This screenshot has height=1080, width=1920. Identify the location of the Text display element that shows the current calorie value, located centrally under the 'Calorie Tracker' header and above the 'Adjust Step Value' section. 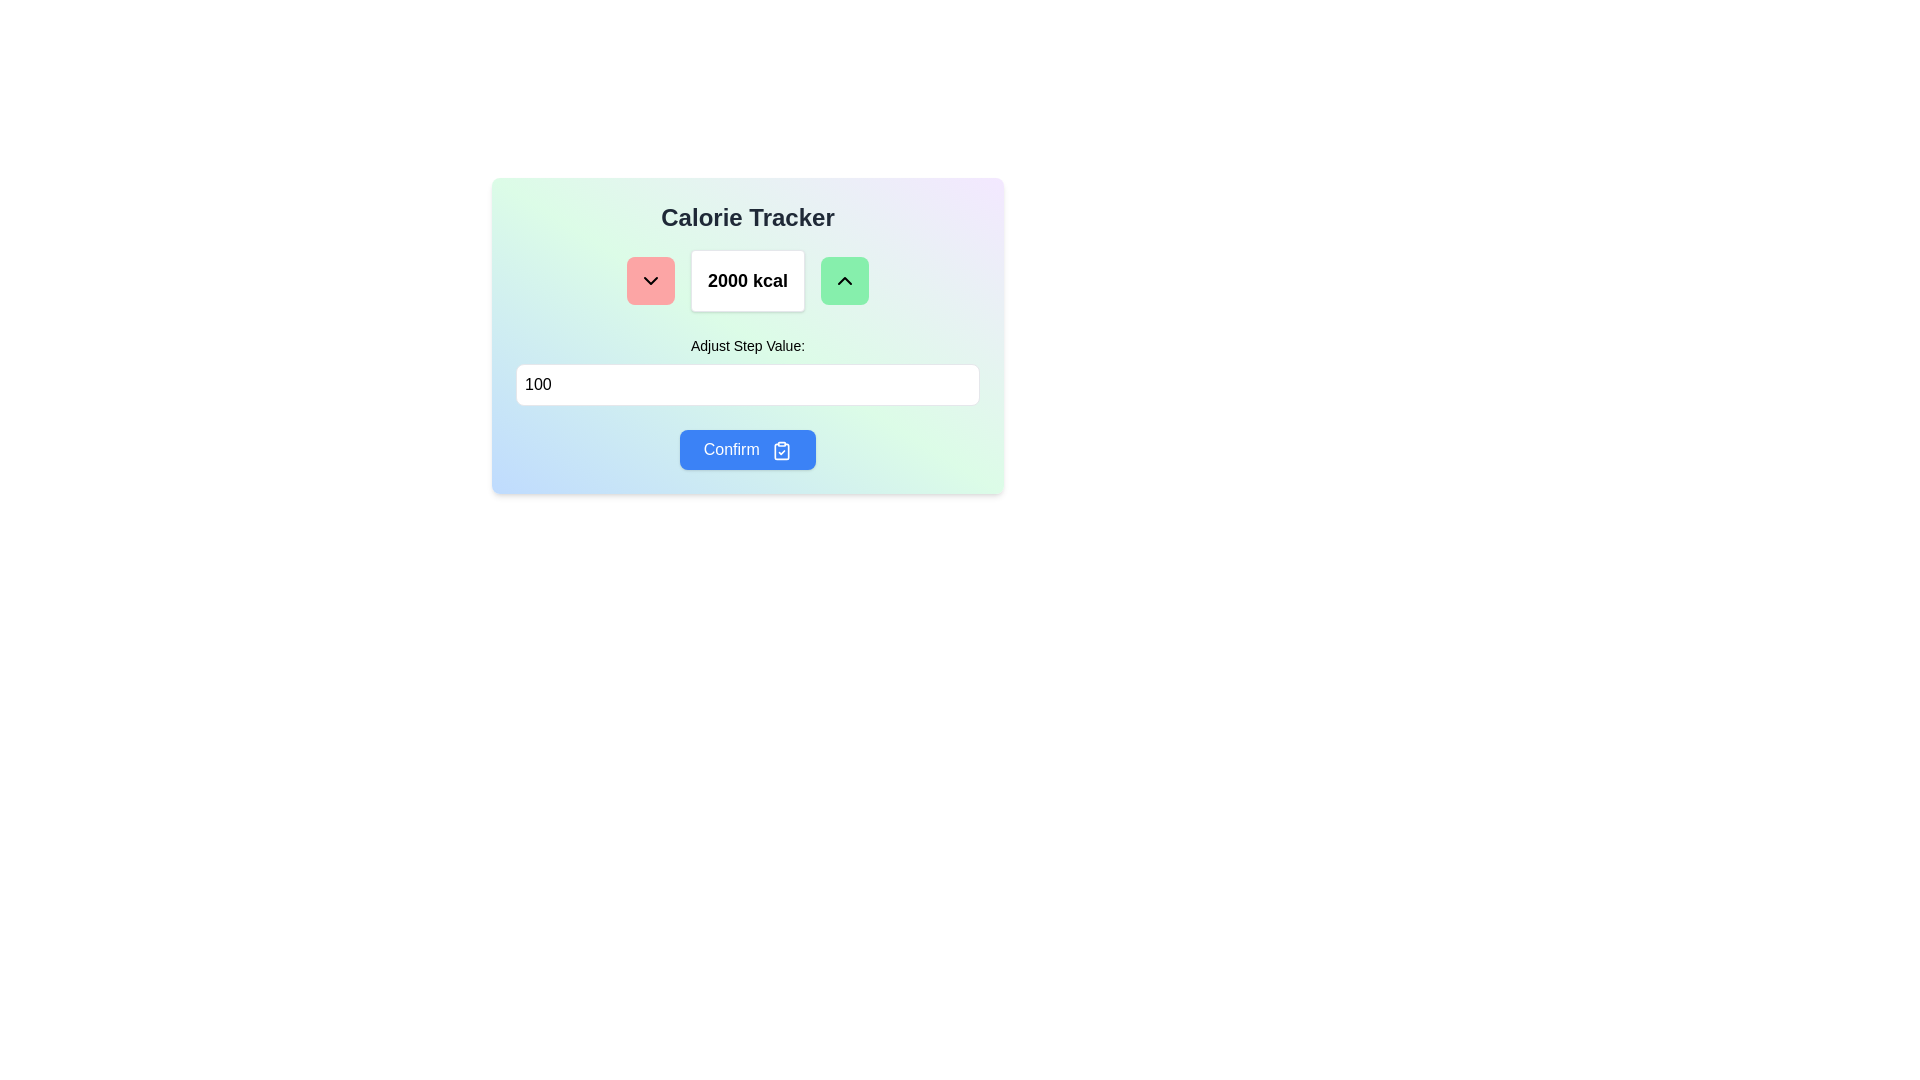
(747, 281).